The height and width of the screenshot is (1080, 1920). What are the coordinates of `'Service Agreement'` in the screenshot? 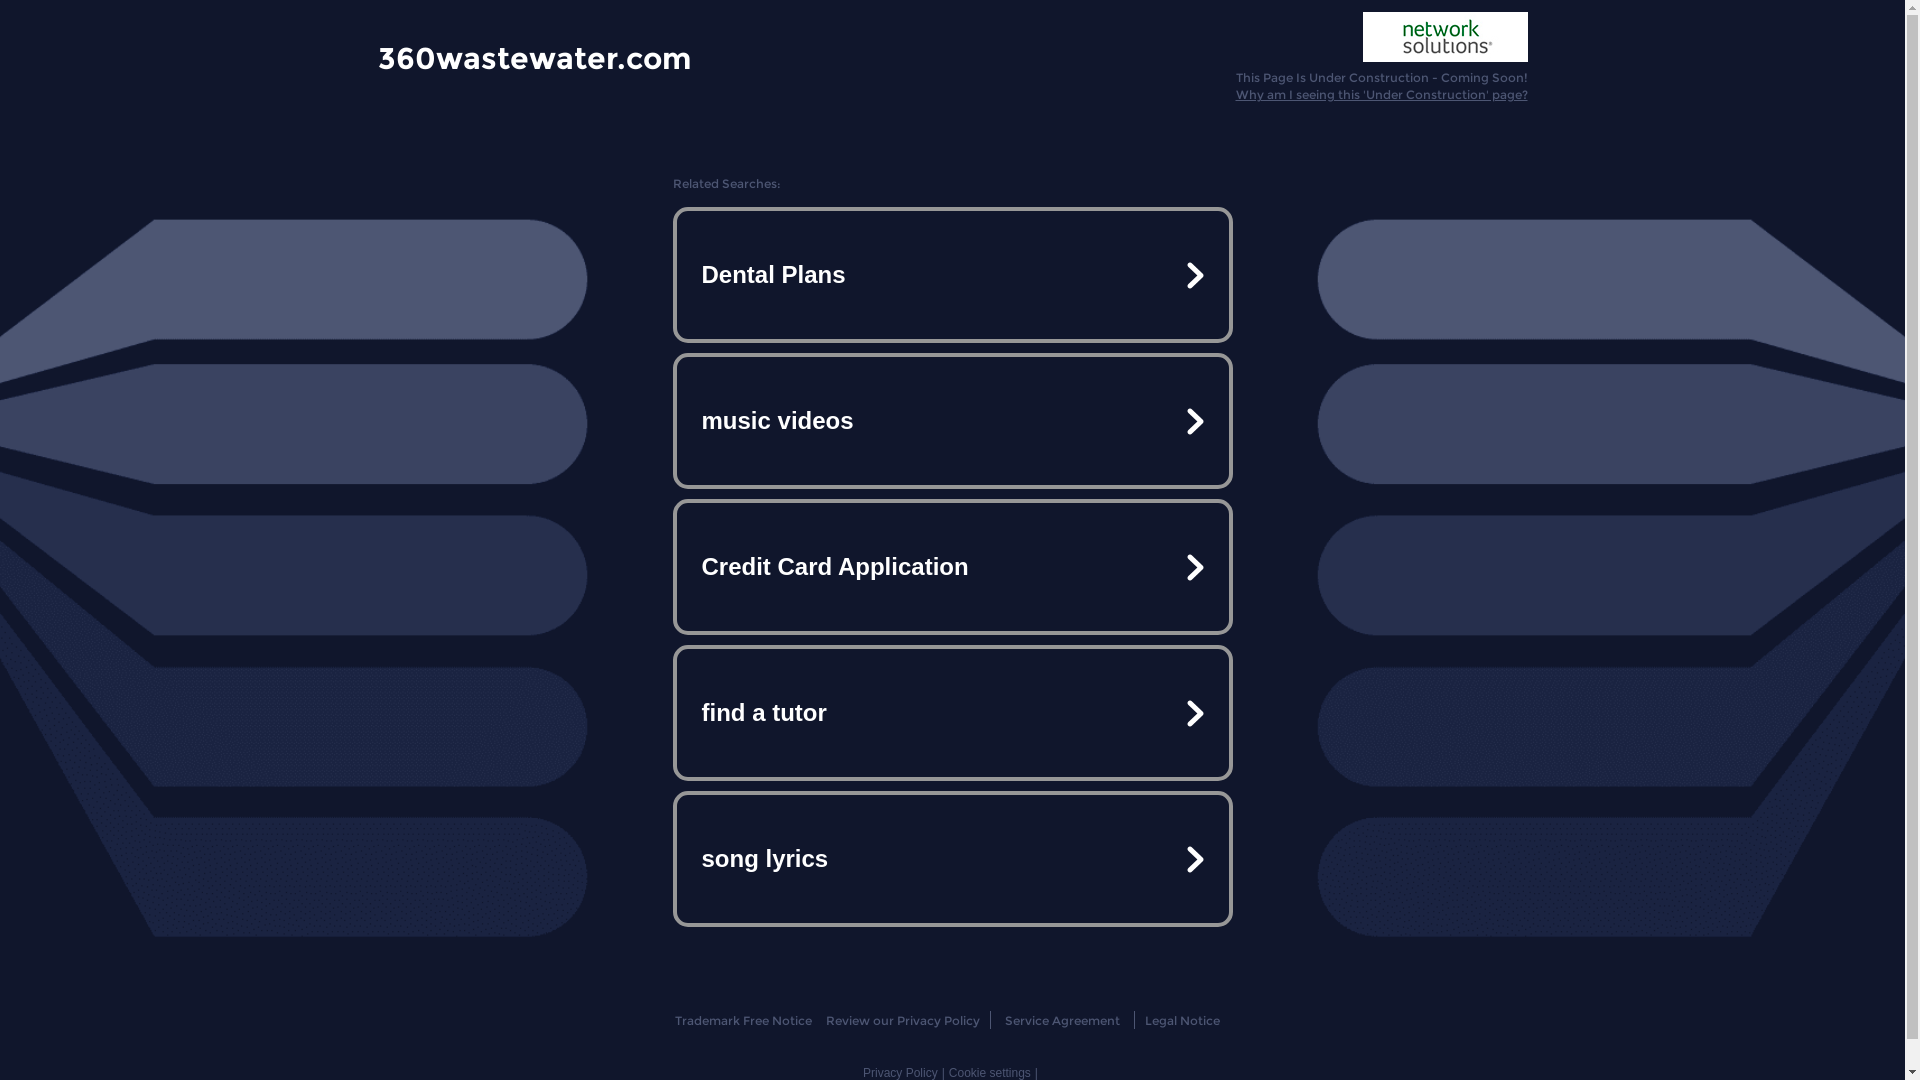 It's located at (1061, 1020).